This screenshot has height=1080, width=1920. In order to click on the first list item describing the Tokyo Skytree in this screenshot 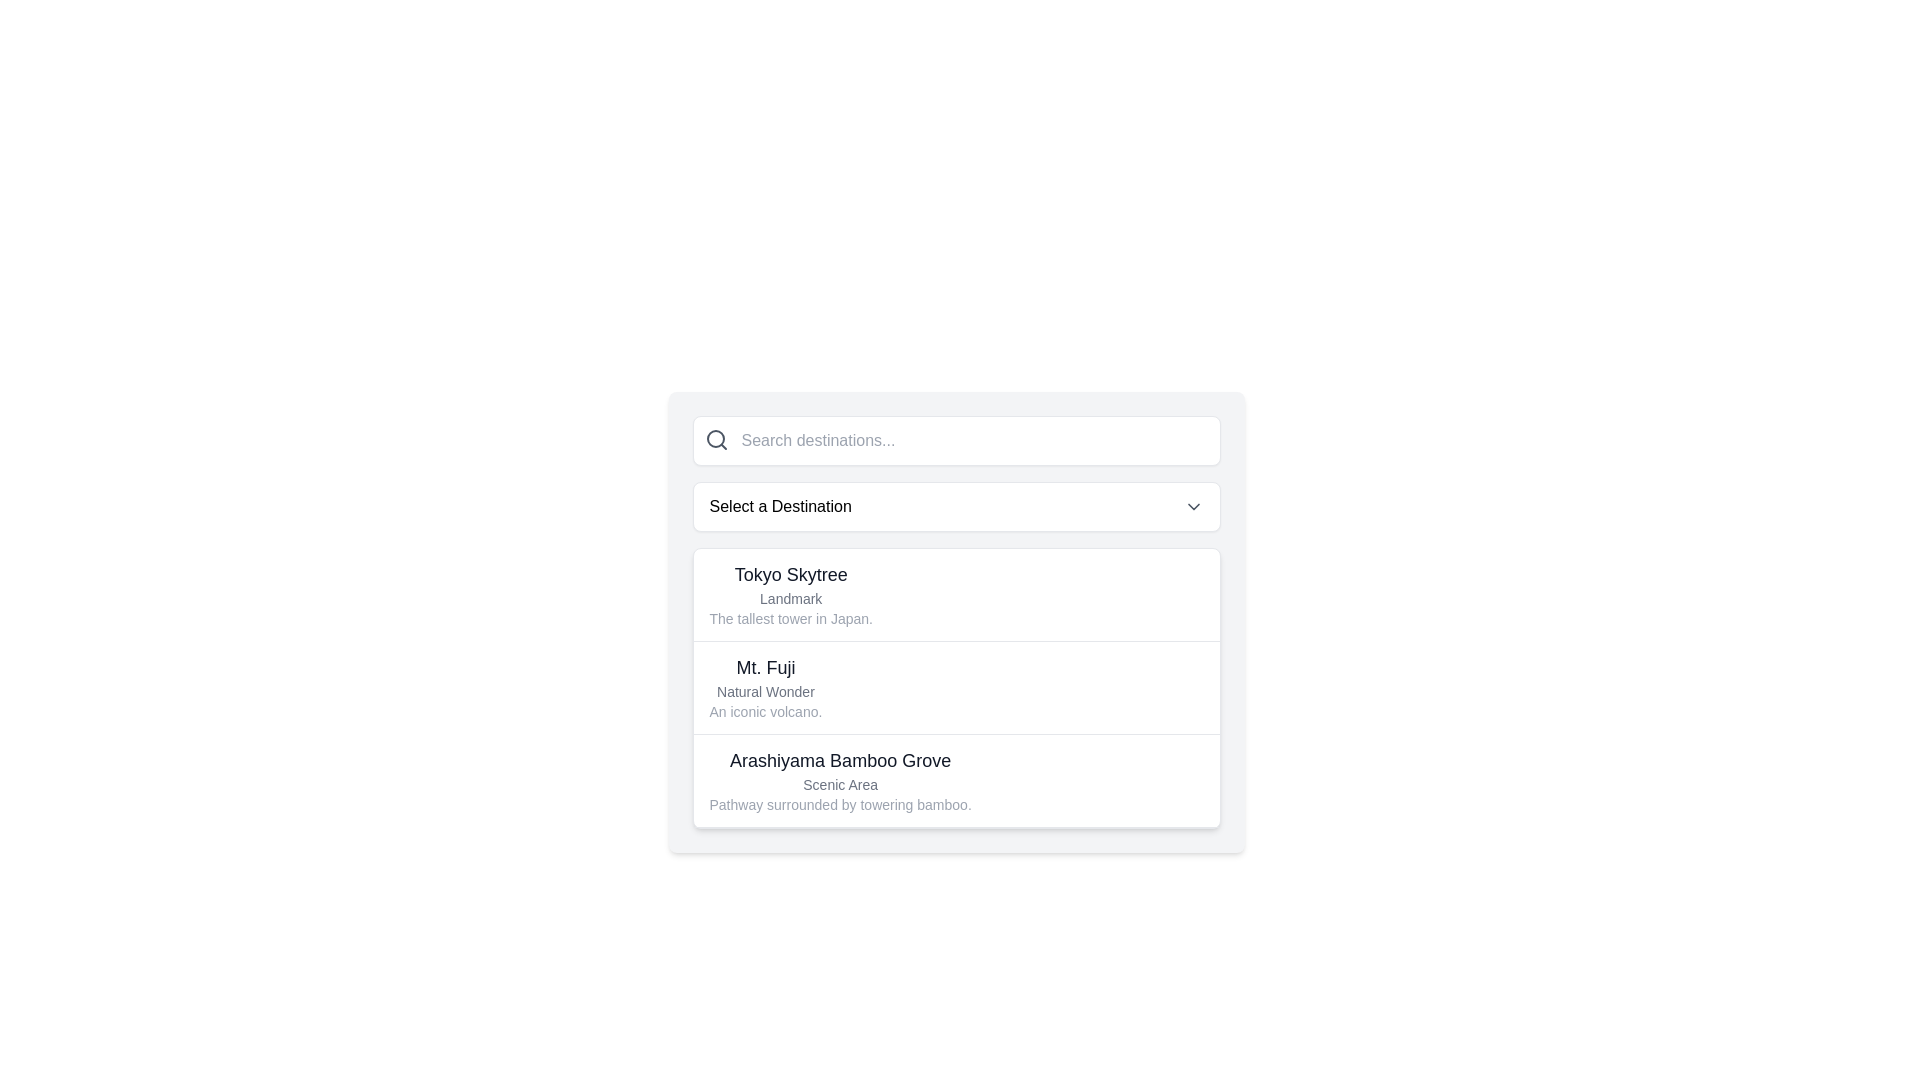, I will do `click(955, 594)`.